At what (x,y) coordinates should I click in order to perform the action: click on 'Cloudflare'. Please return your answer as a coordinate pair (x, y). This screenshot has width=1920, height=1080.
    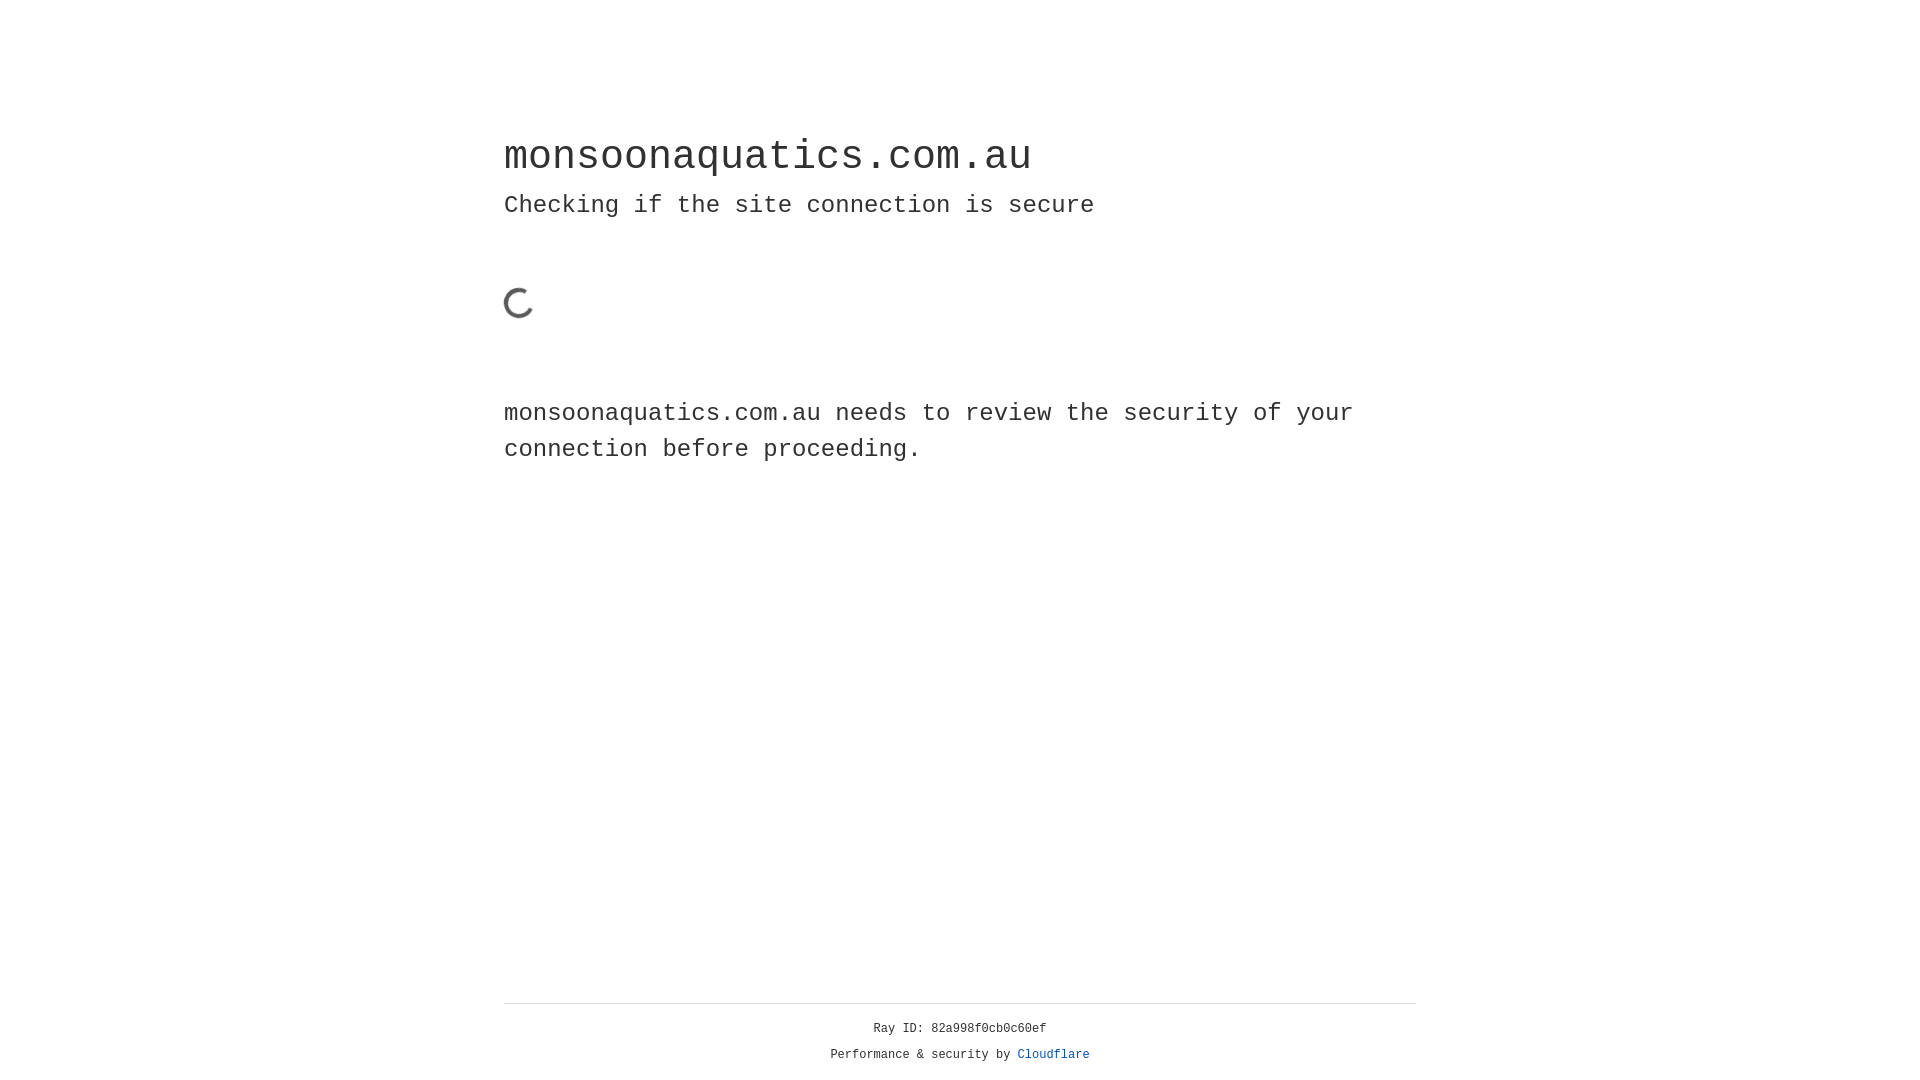
    Looking at the image, I should click on (1053, 1054).